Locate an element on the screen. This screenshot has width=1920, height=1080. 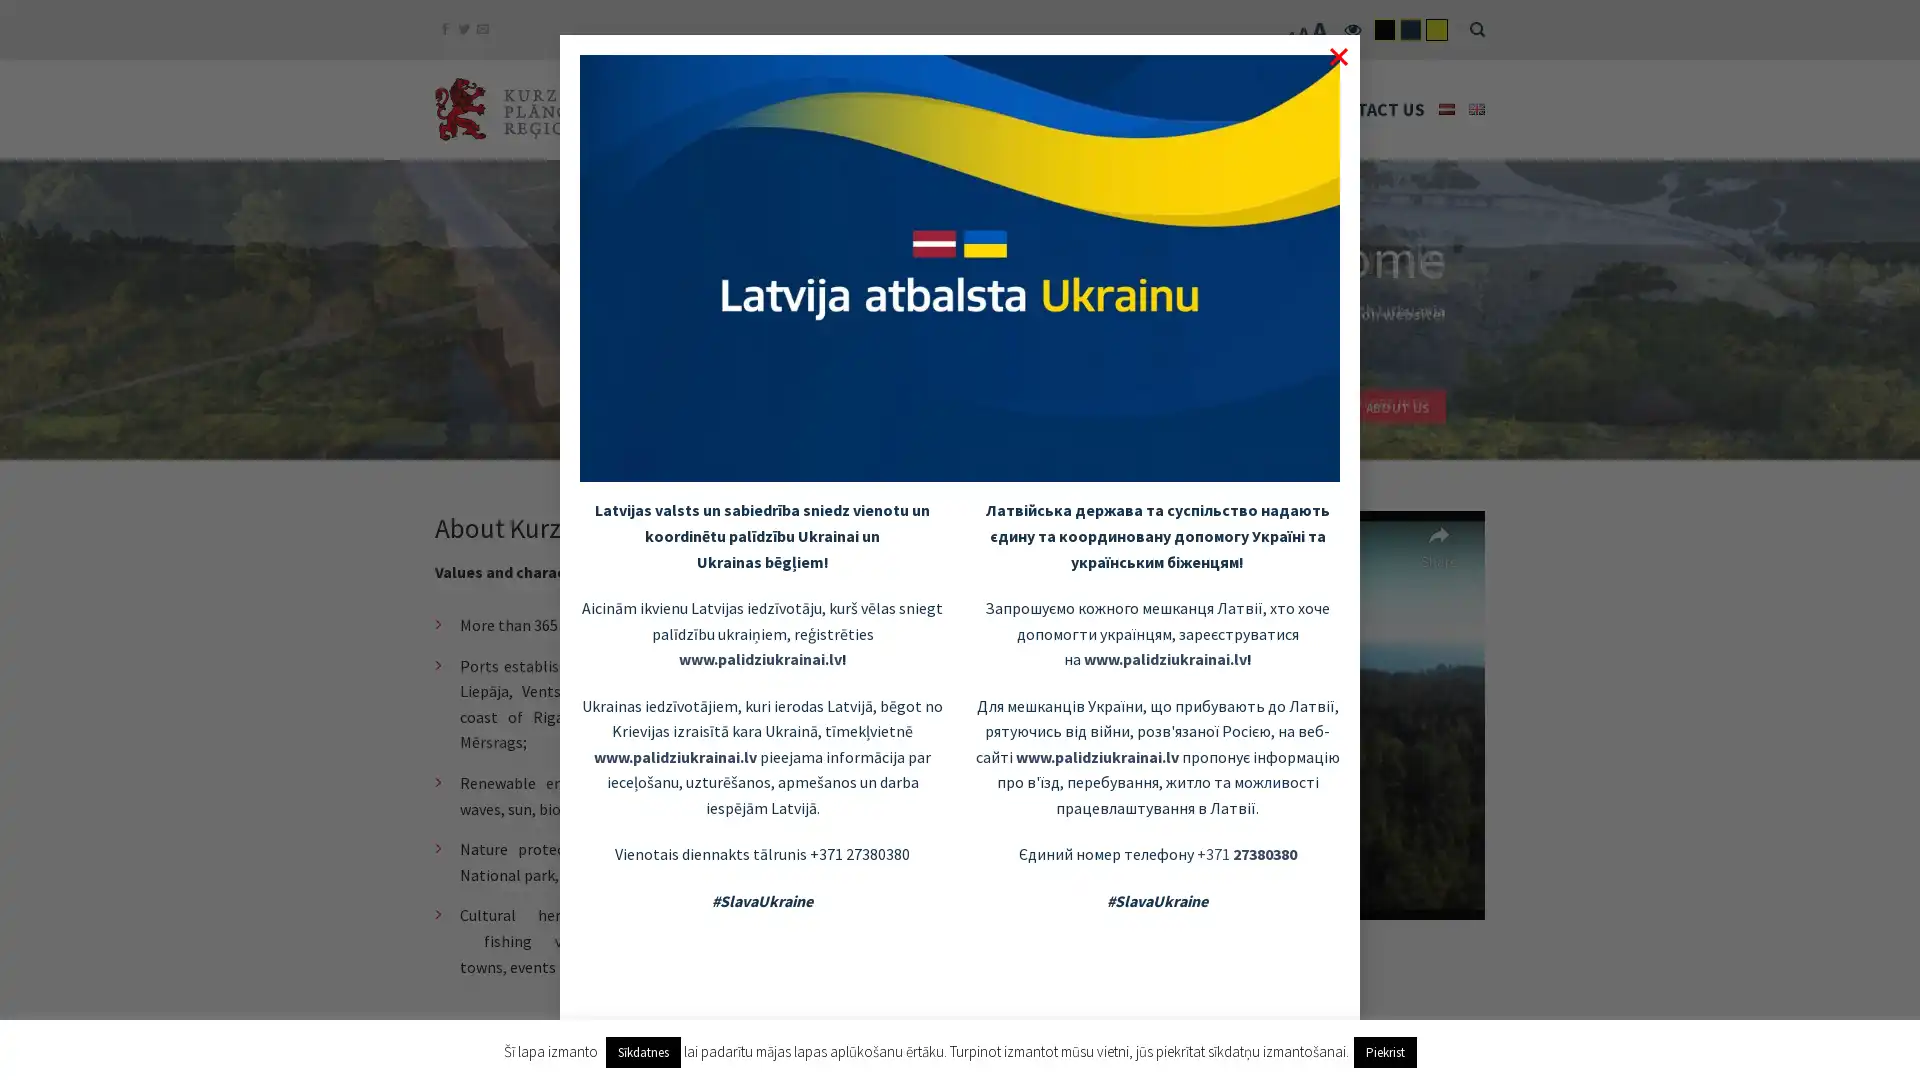
flatsome-black is located at coordinates (1384, 29).